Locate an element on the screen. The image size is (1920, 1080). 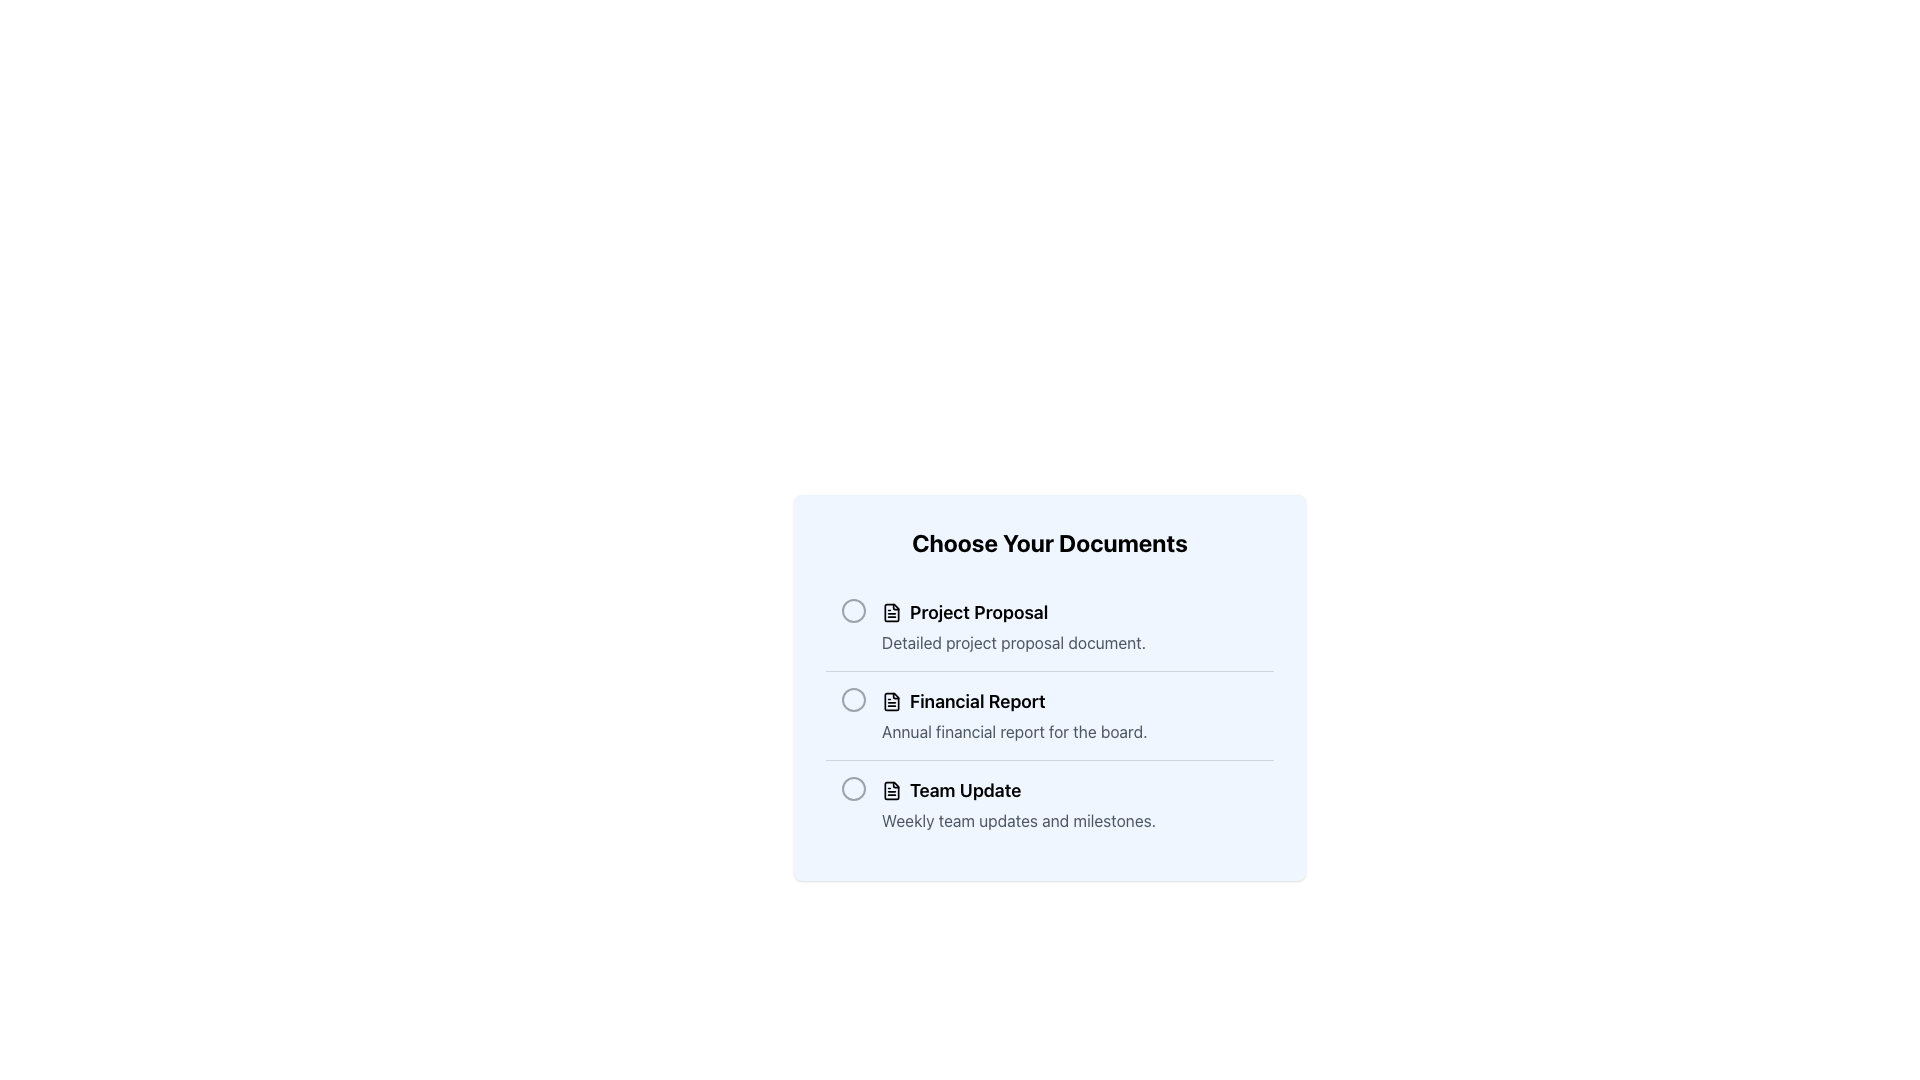
the circular graphical component with a gray border located in the leftmost position of the row for the 'Financial Report' item is located at coordinates (854, 698).